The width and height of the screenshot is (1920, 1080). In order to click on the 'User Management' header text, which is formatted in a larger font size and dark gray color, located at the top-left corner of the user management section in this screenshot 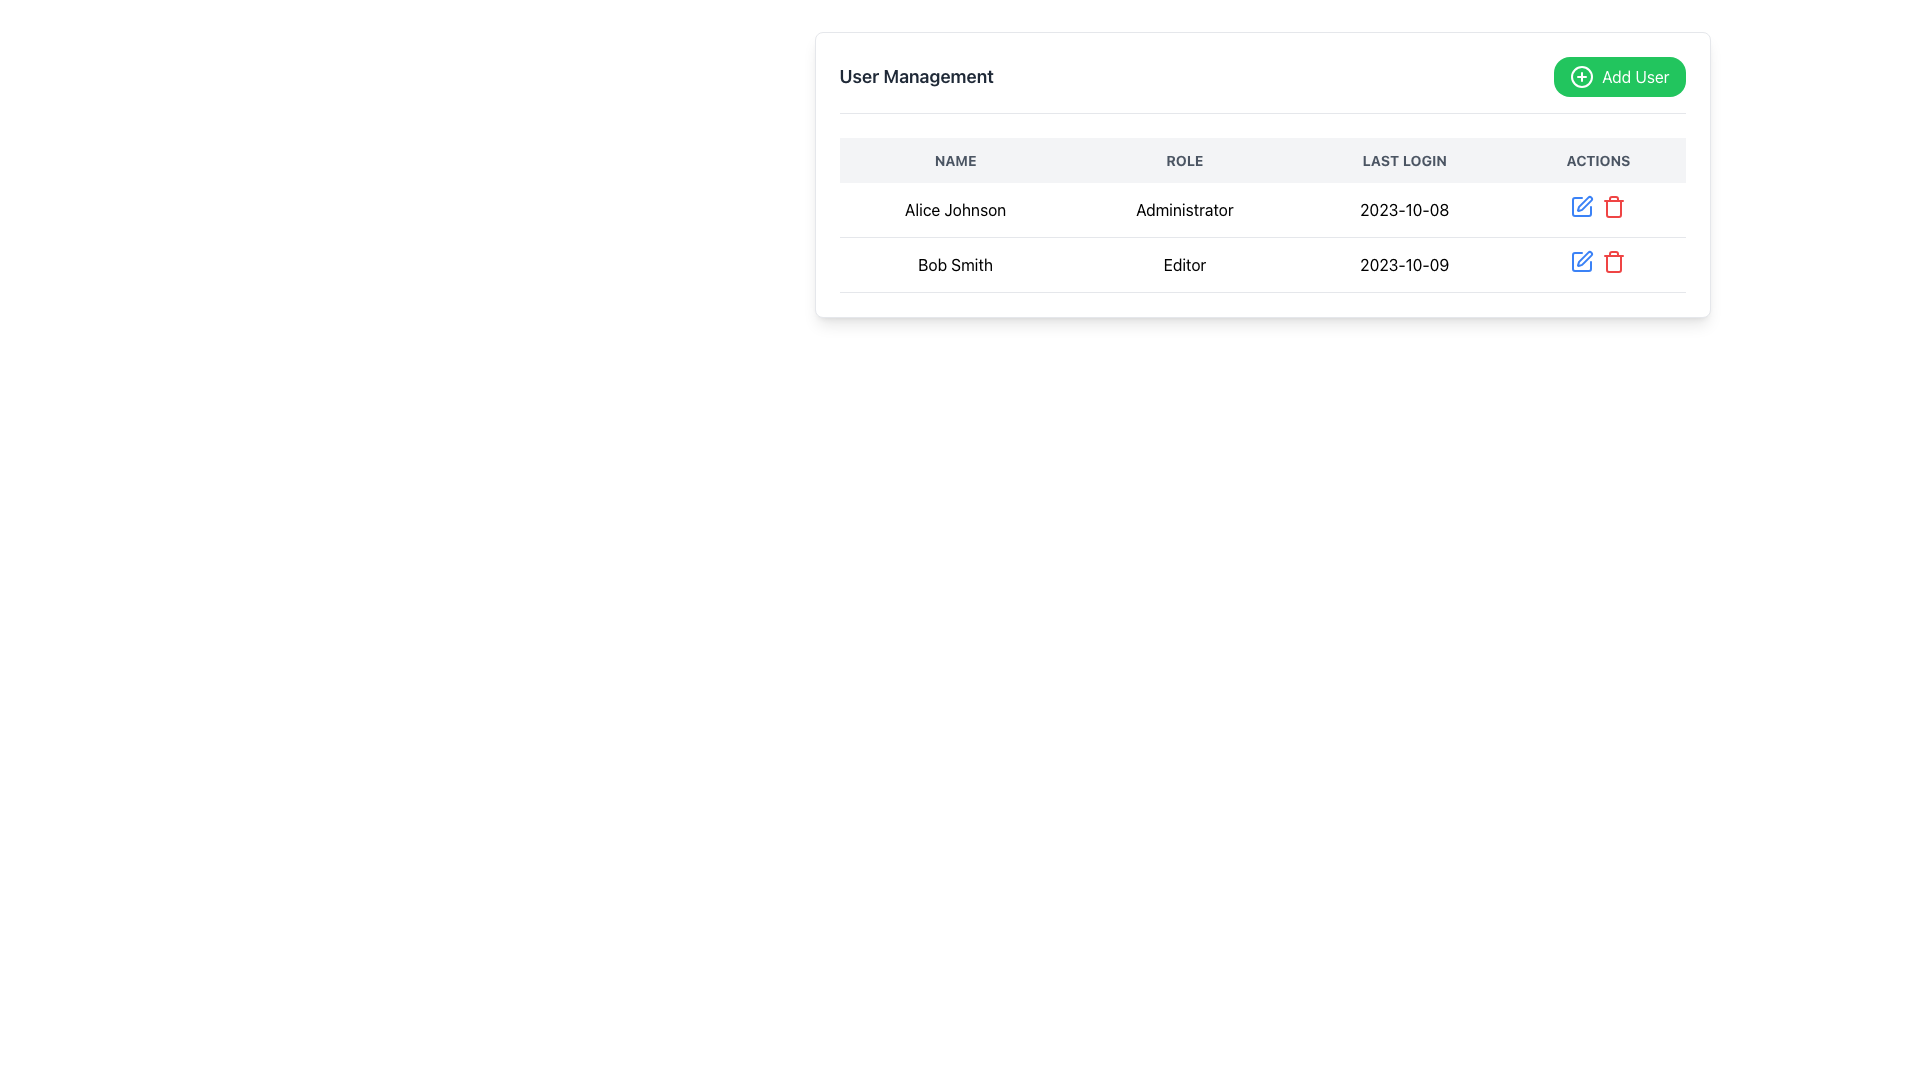, I will do `click(915, 76)`.